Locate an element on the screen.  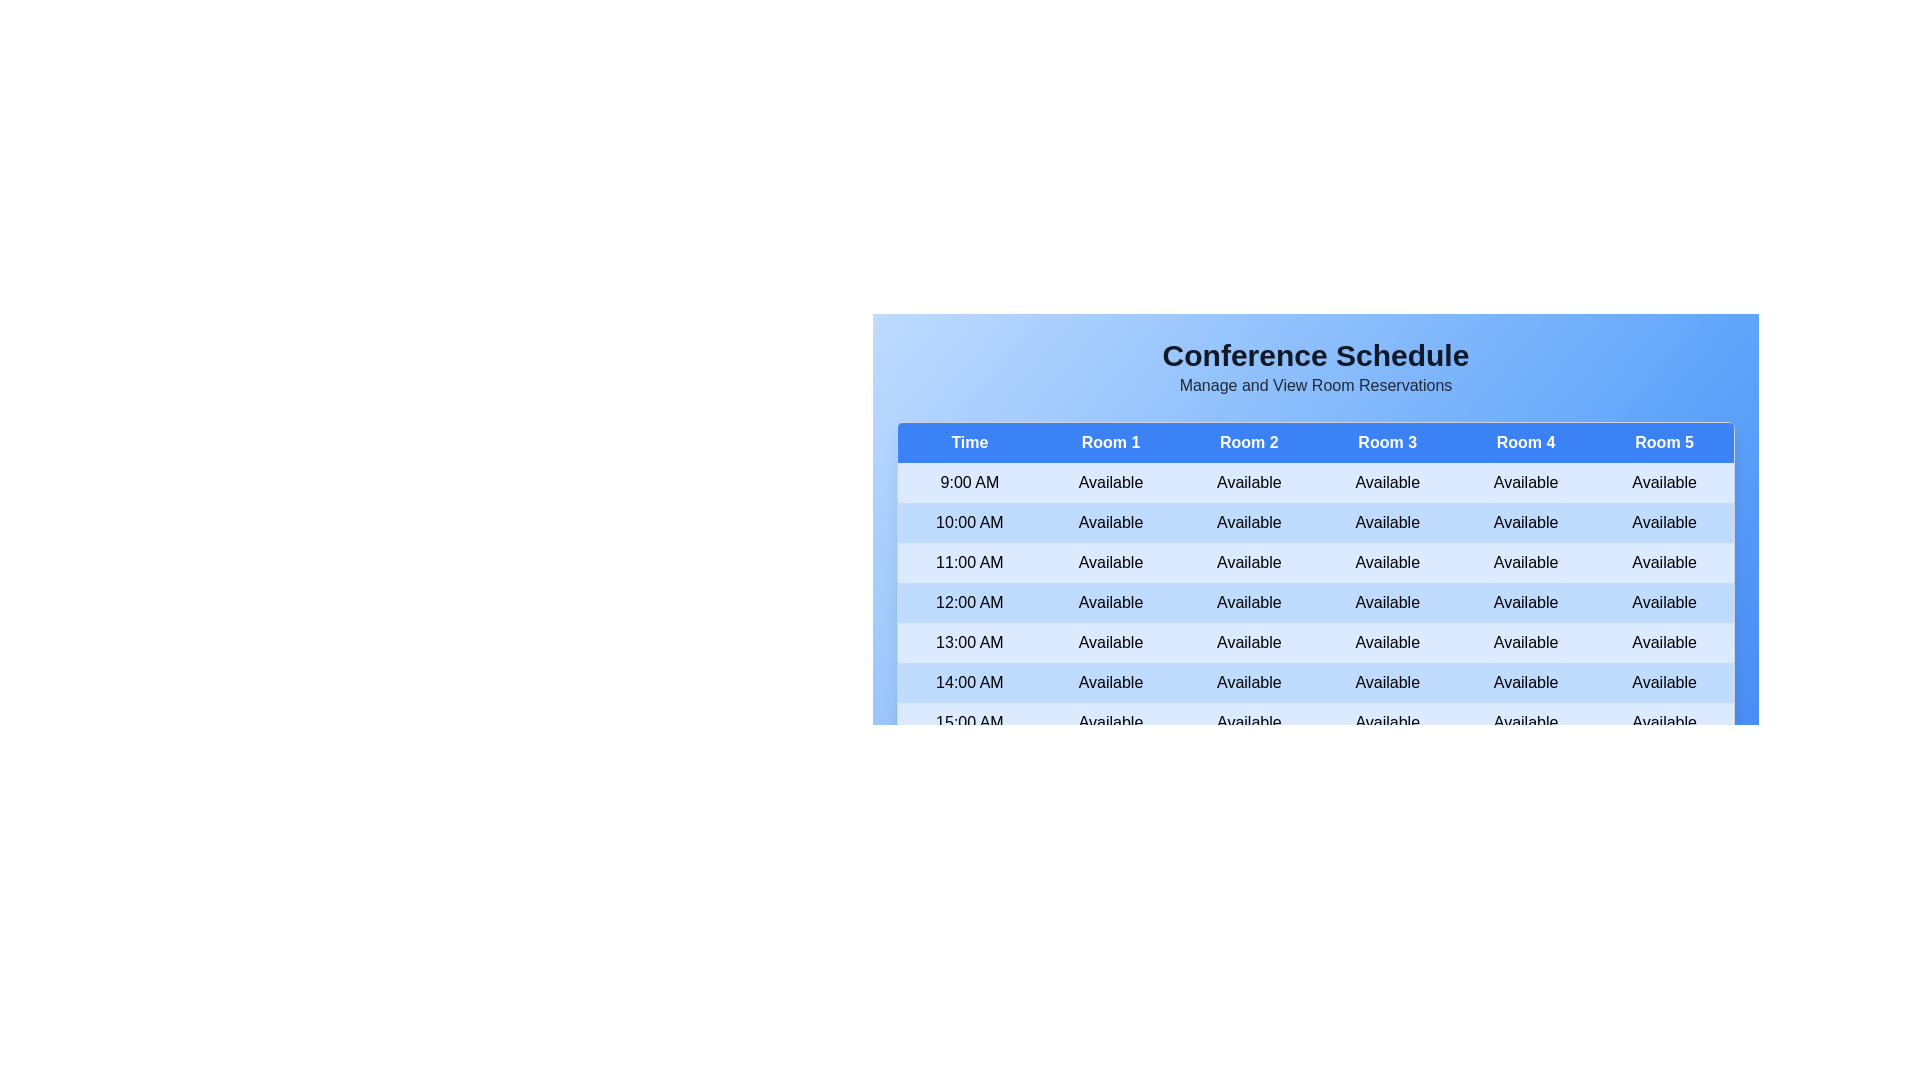
the header of Room 5 to sort the table by that column is located at coordinates (1664, 441).